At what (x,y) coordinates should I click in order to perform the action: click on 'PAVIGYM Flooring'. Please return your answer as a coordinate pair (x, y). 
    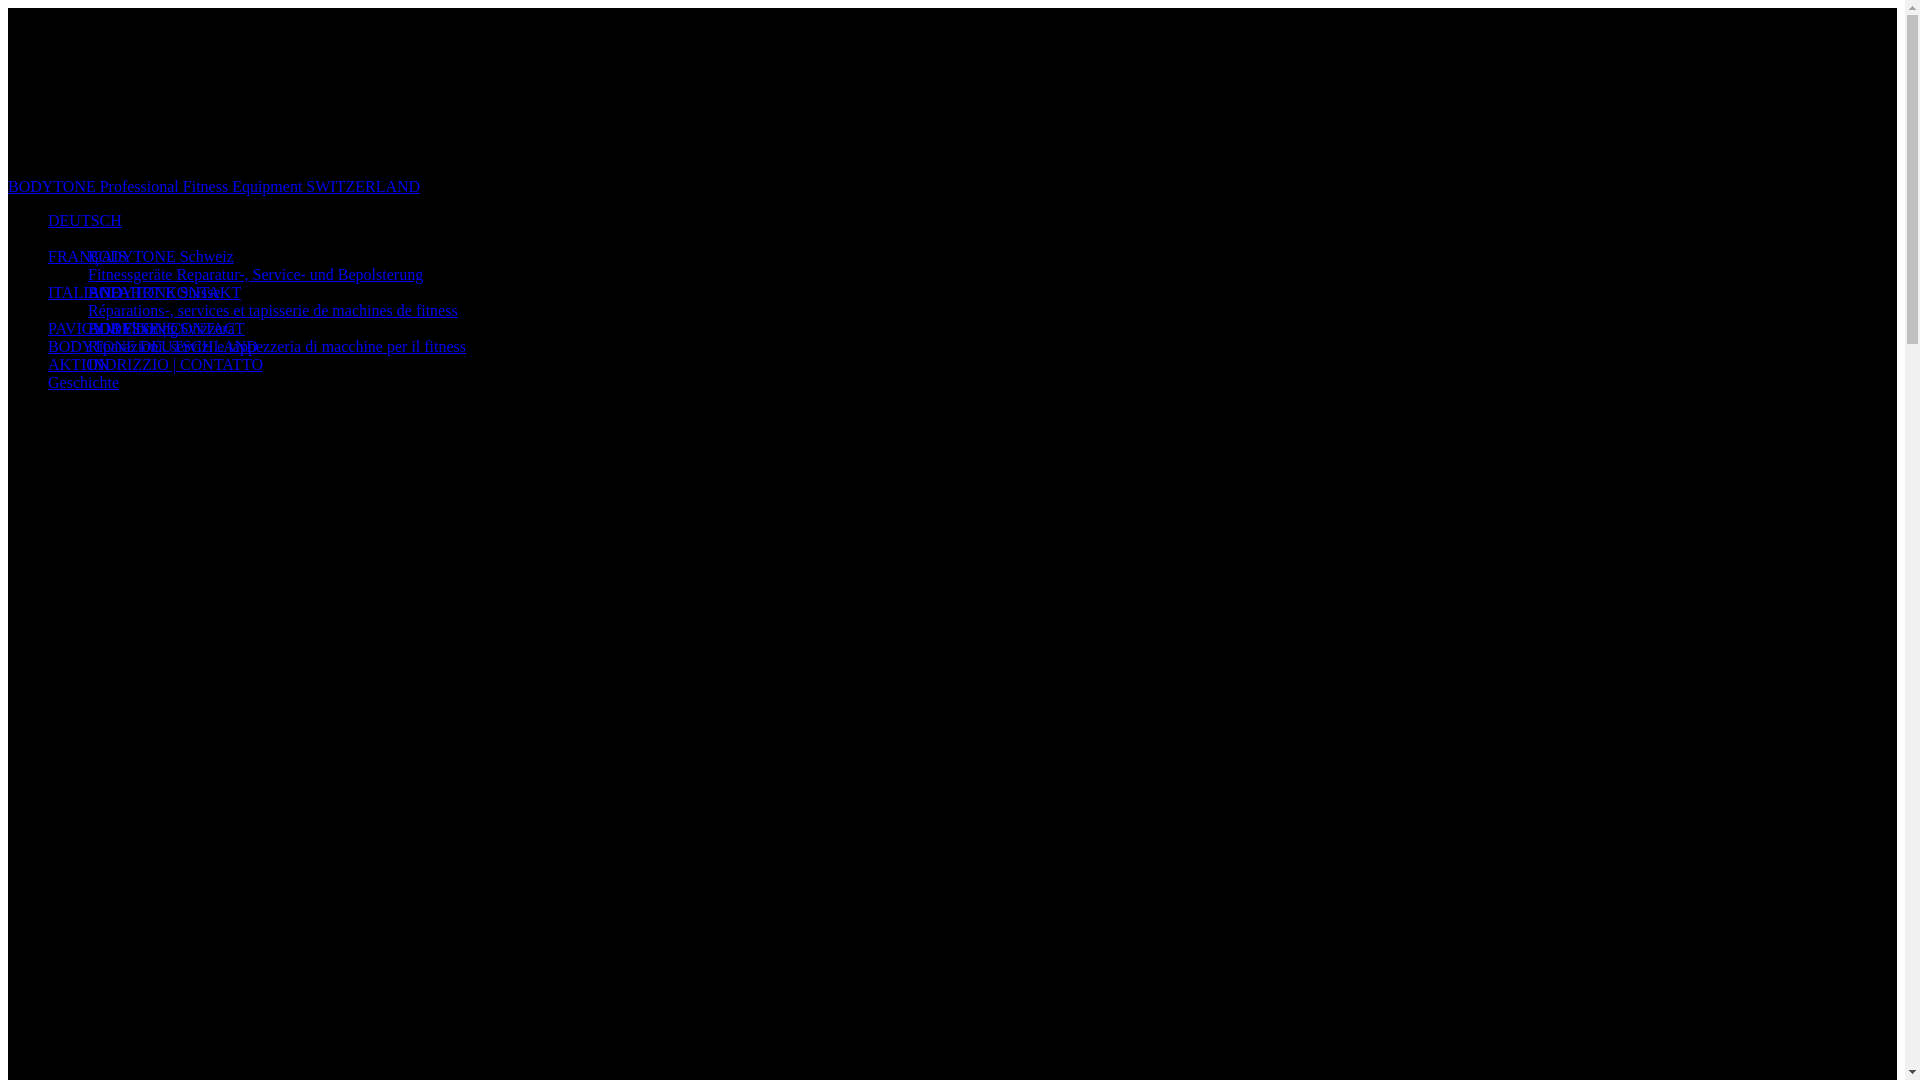
    Looking at the image, I should click on (112, 327).